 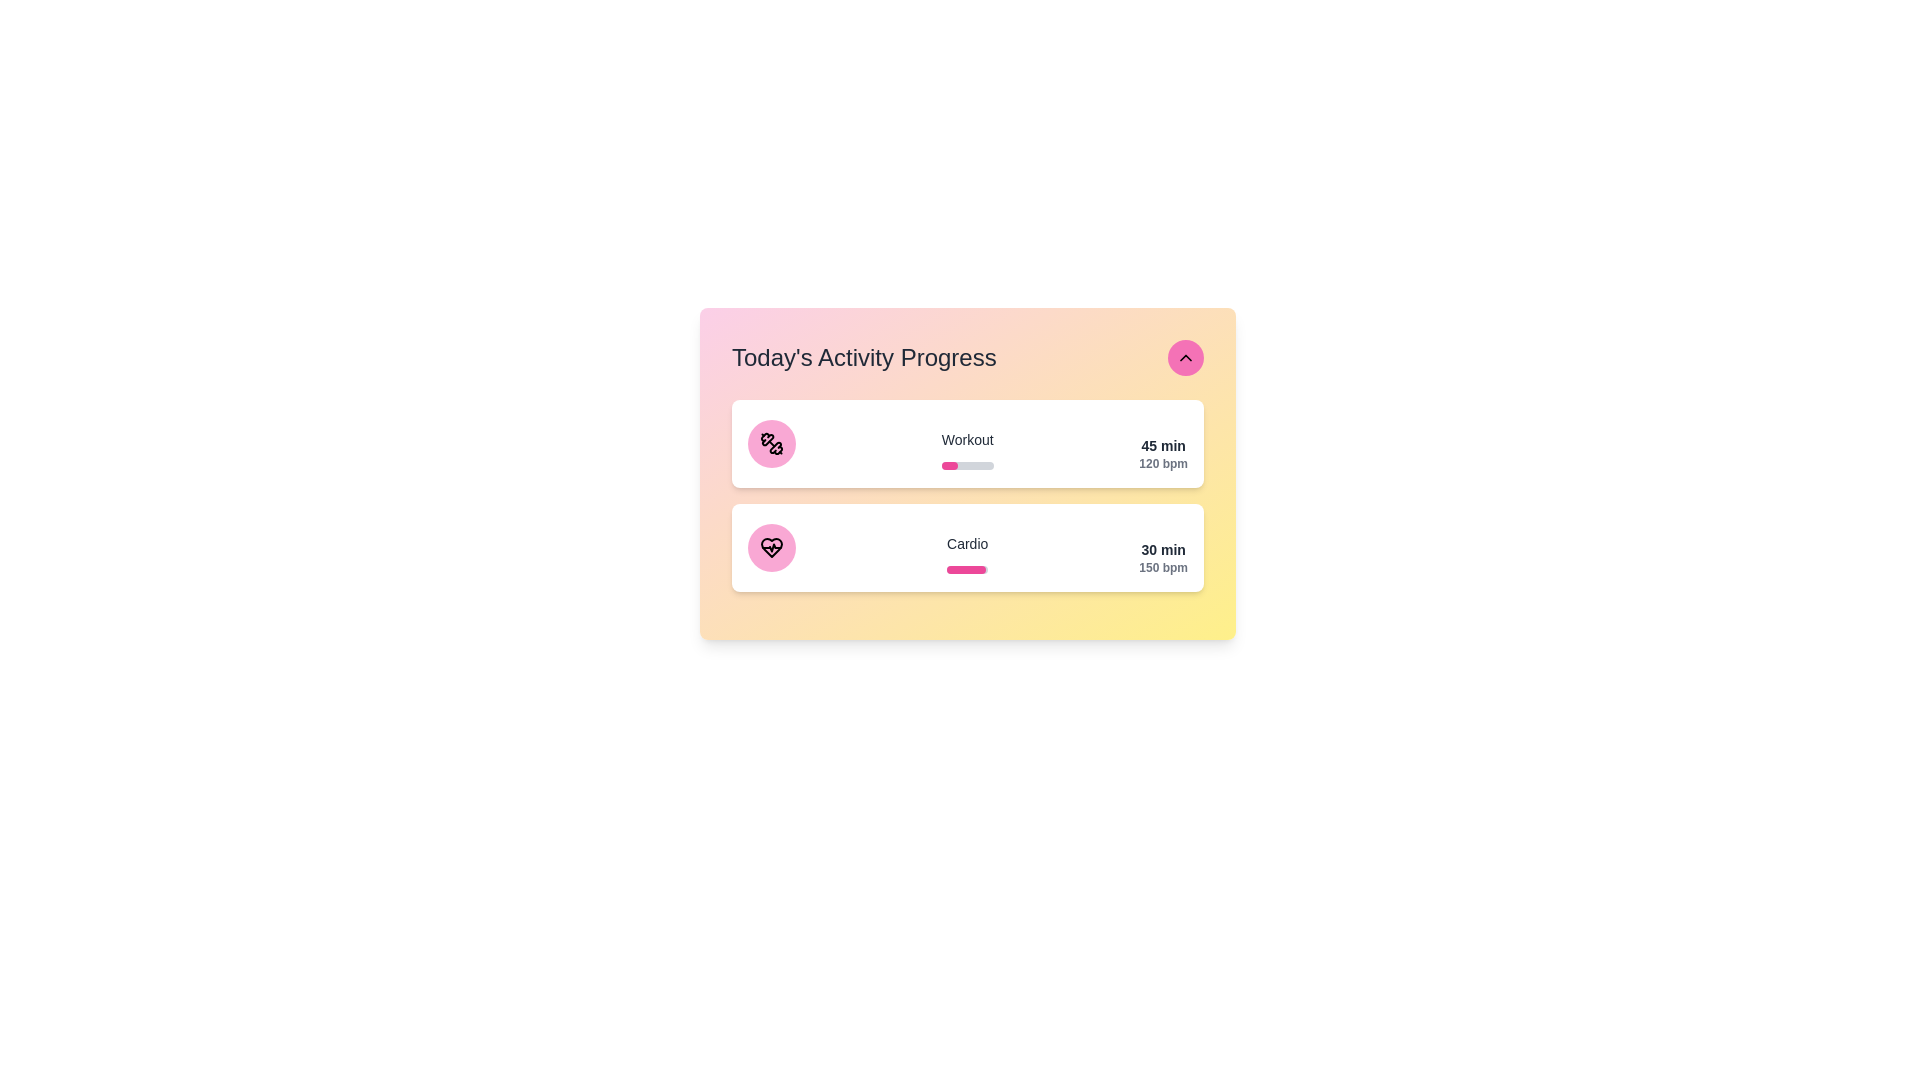 What do you see at coordinates (968, 547) in the screenshot?
I see `the 'Cardio' activity session card, which is the second card in the list of two cards under the 'Today's Activity Progress' panel` at bounding box center [968, 547].